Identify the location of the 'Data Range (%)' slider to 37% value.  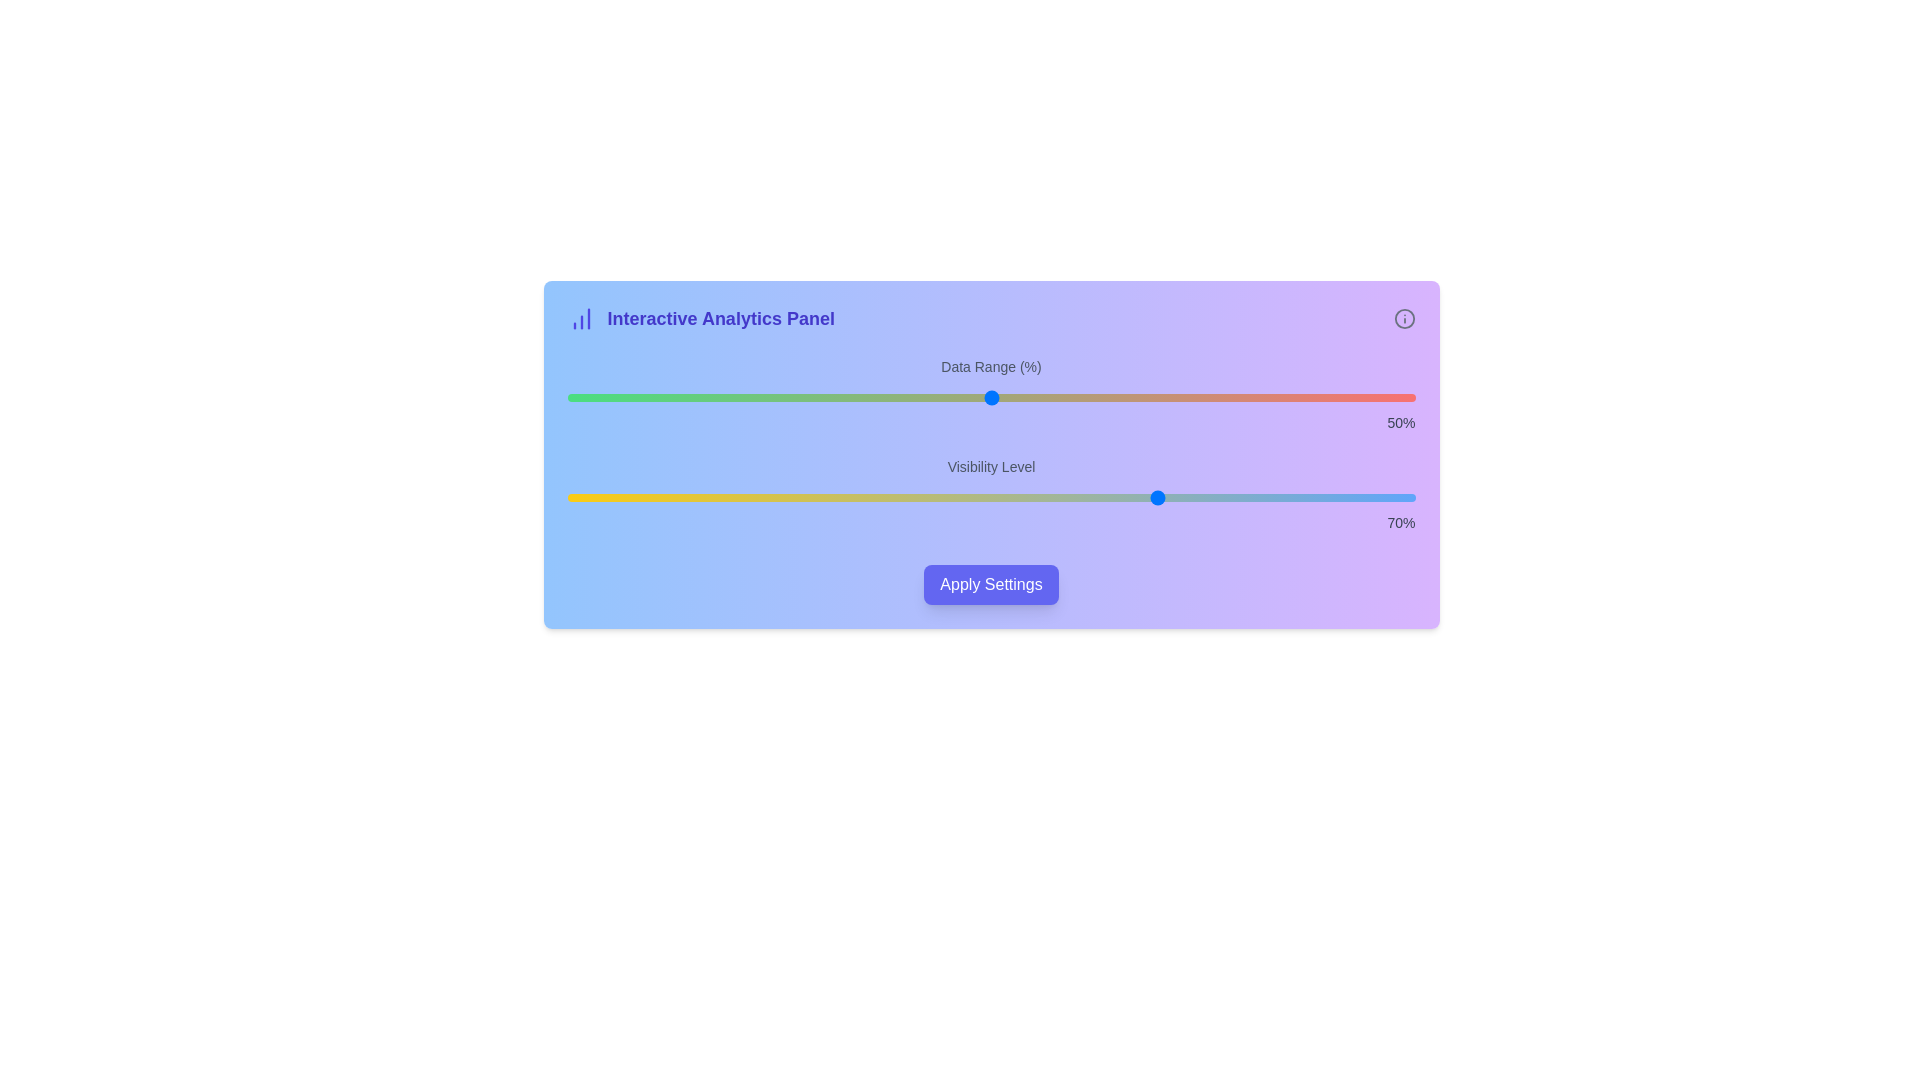
(880, 397).